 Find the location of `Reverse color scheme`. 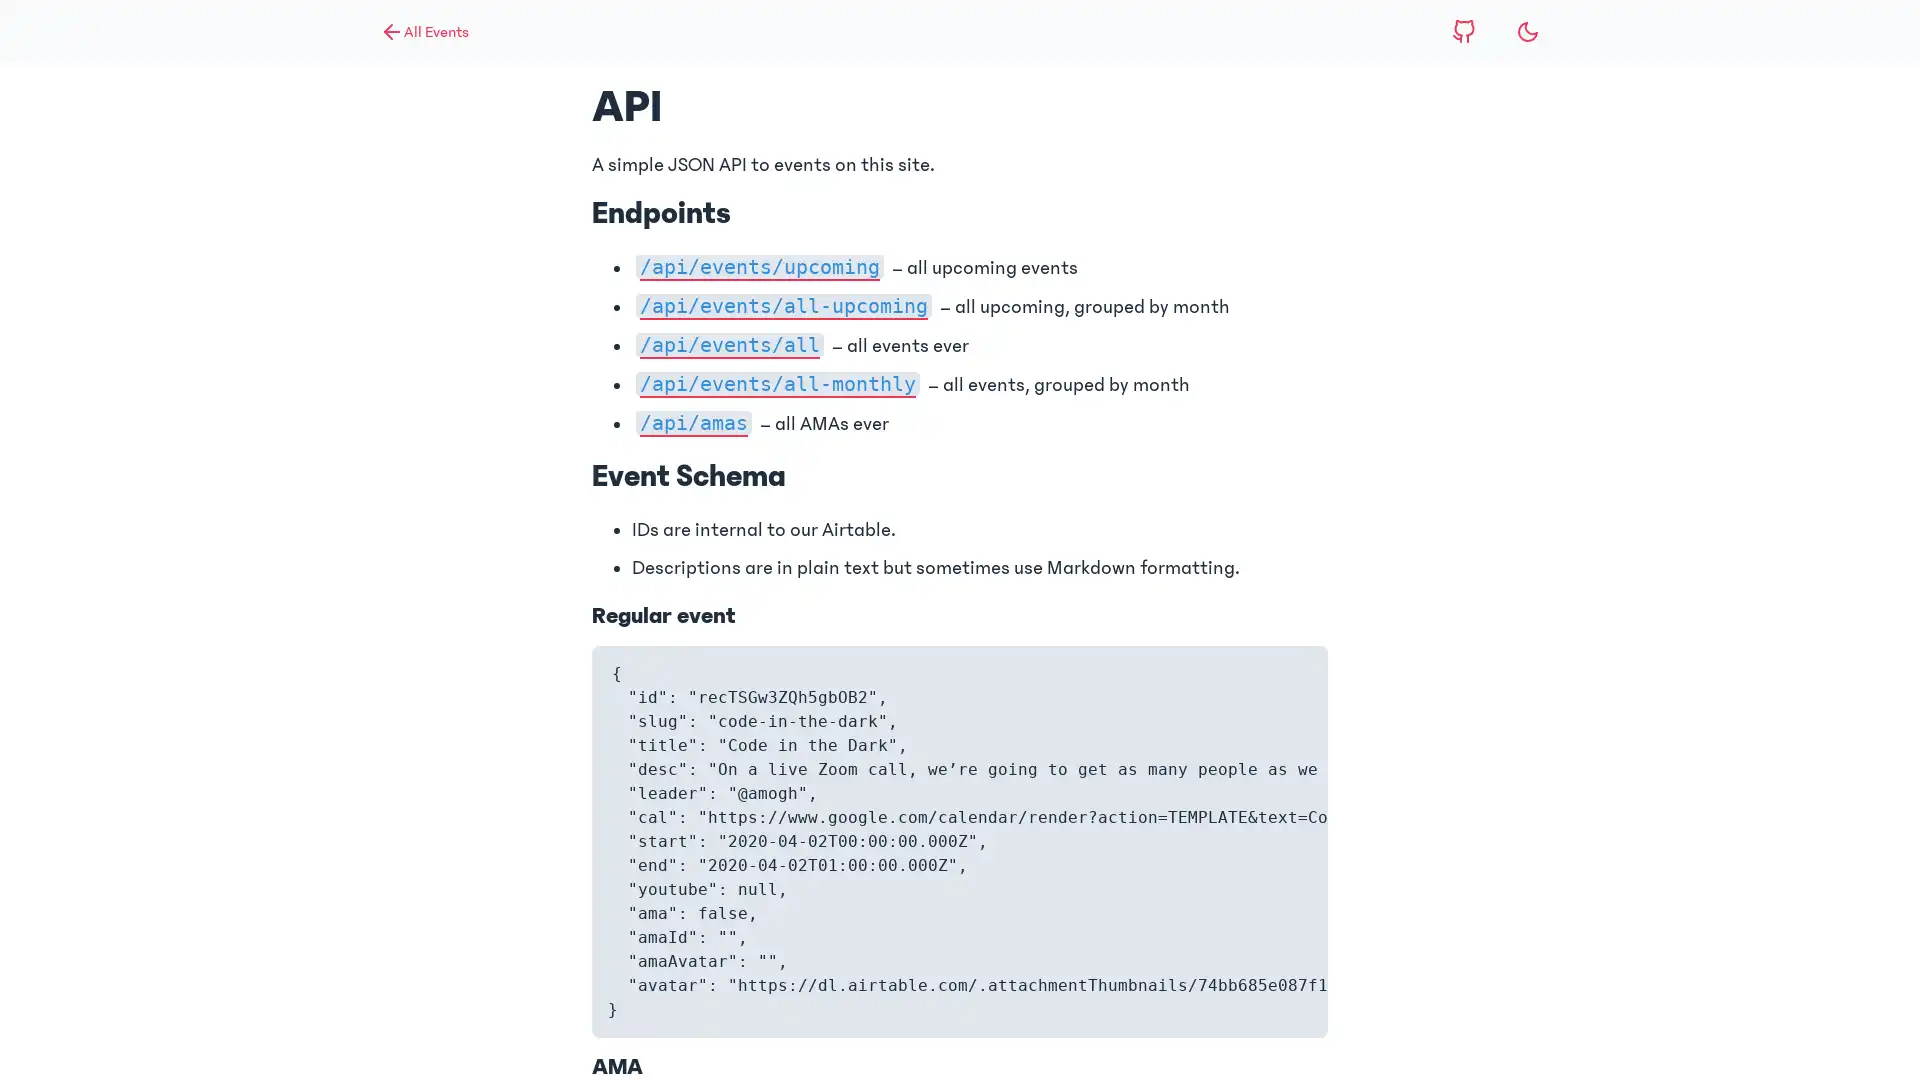

Reverse color scheme is located at coordinates (1526, 31).